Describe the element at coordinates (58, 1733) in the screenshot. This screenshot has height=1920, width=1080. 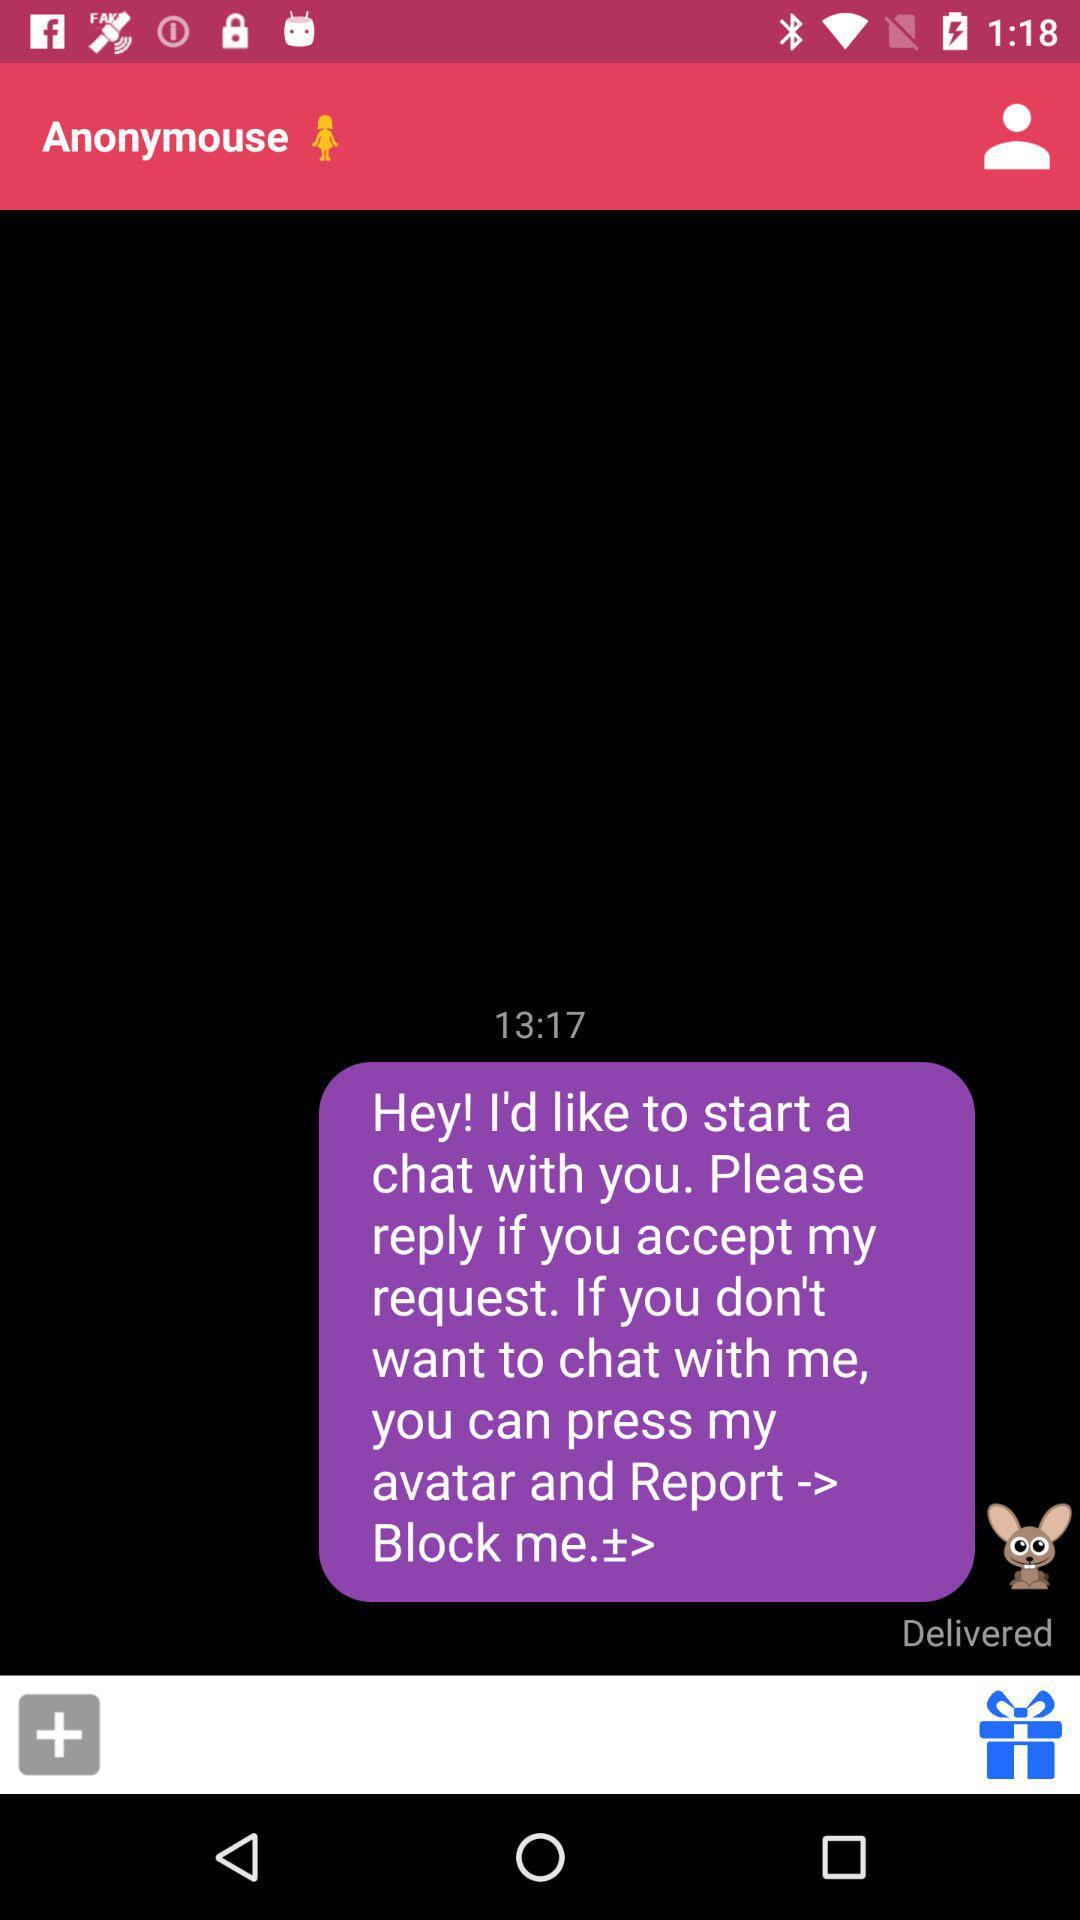
I see `the add icon` at that location.